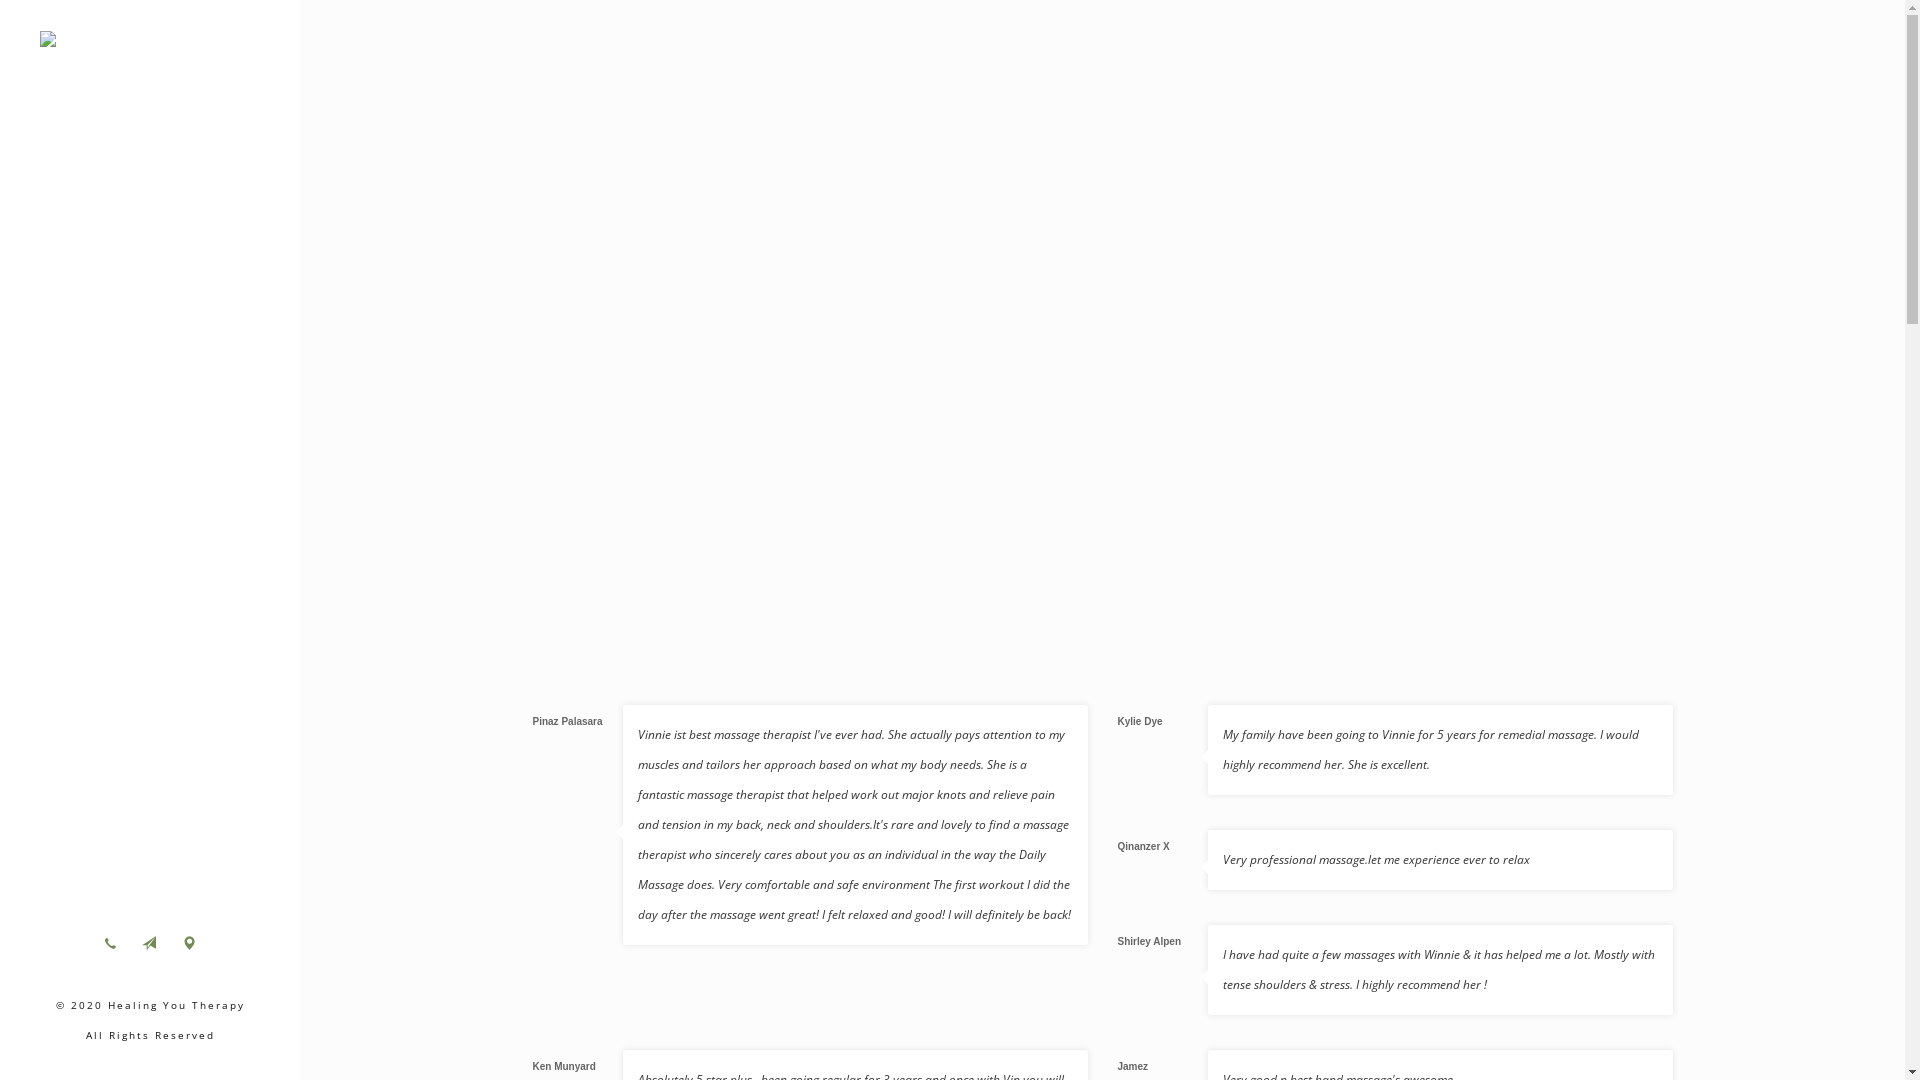 The height and width of the screenshot is (1080, 1920). Describe the element at coordinates (147, 942) in the screenshot. I see `'Email'` at that location.